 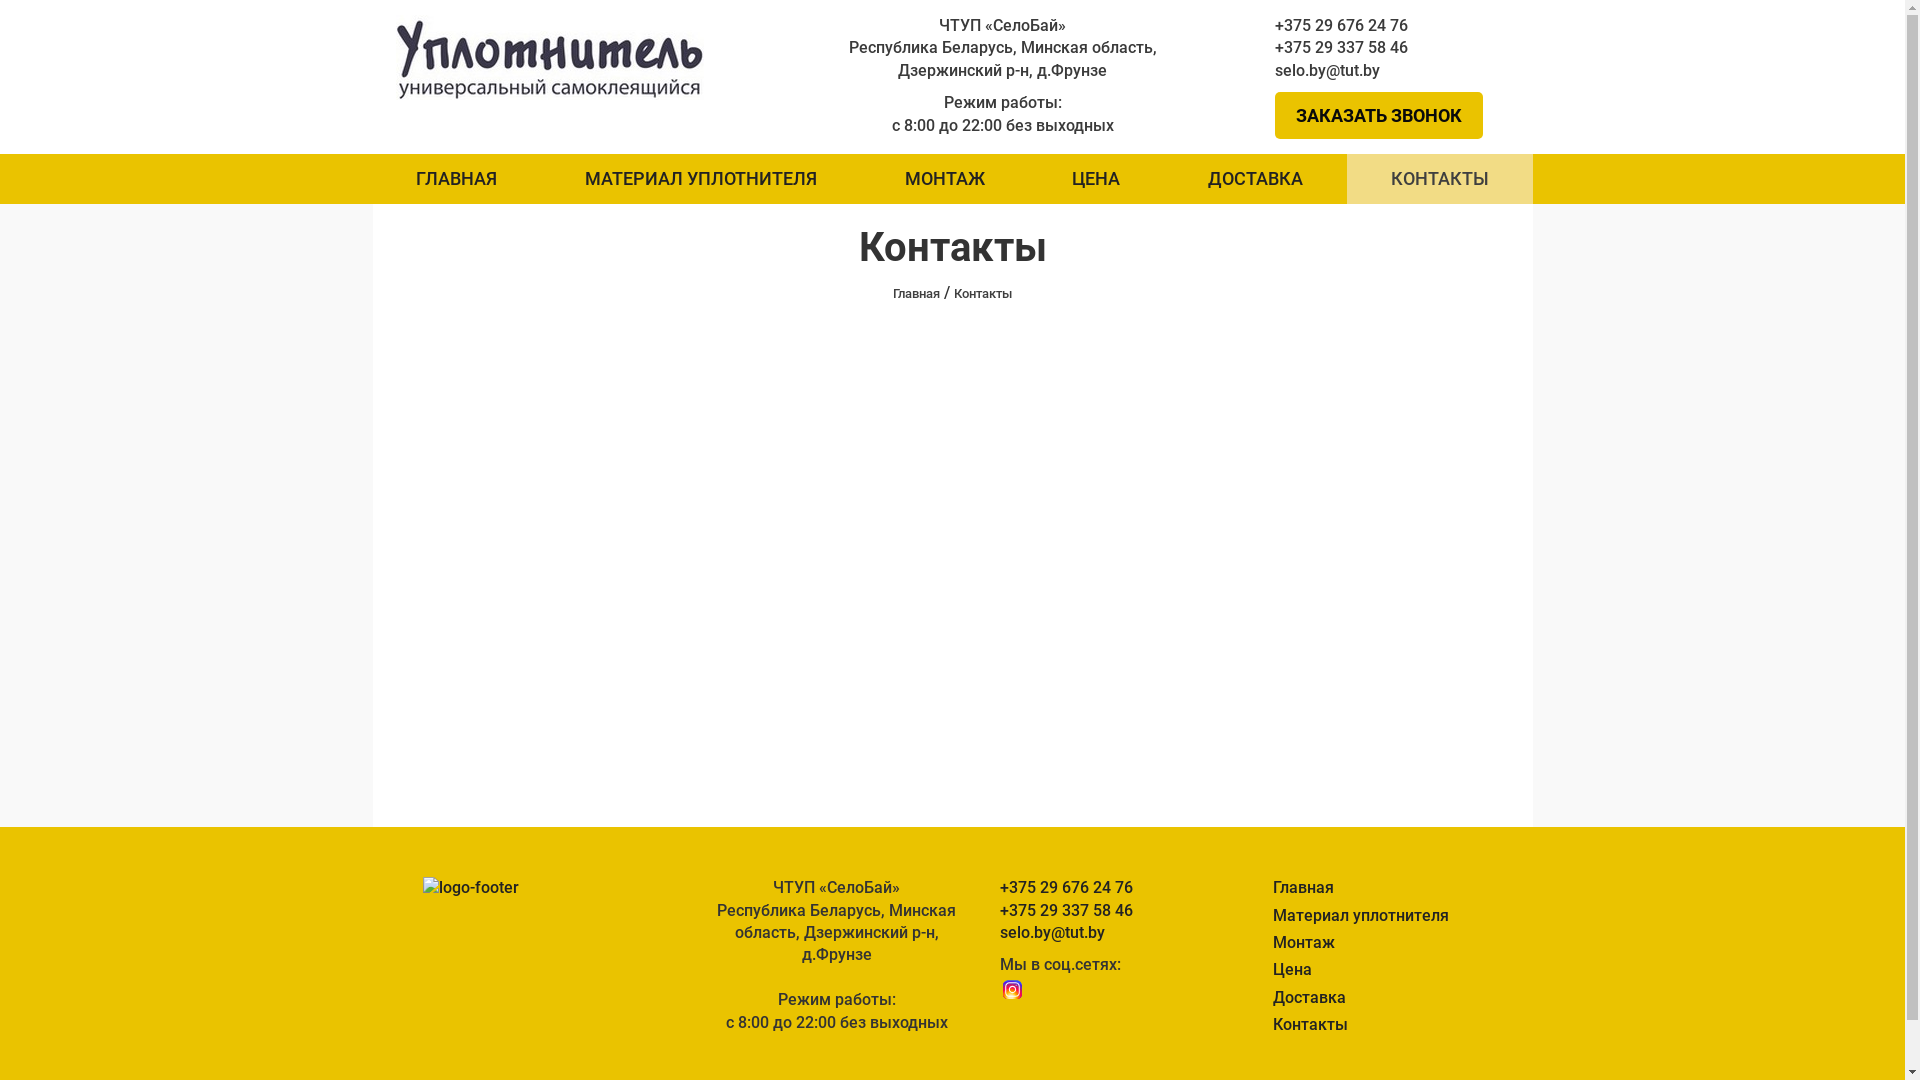 What do you see at coordinates (1391, 69) in the screenshot?
I see `'selo.by@tut.by'` at bounding box center [1391, 69].